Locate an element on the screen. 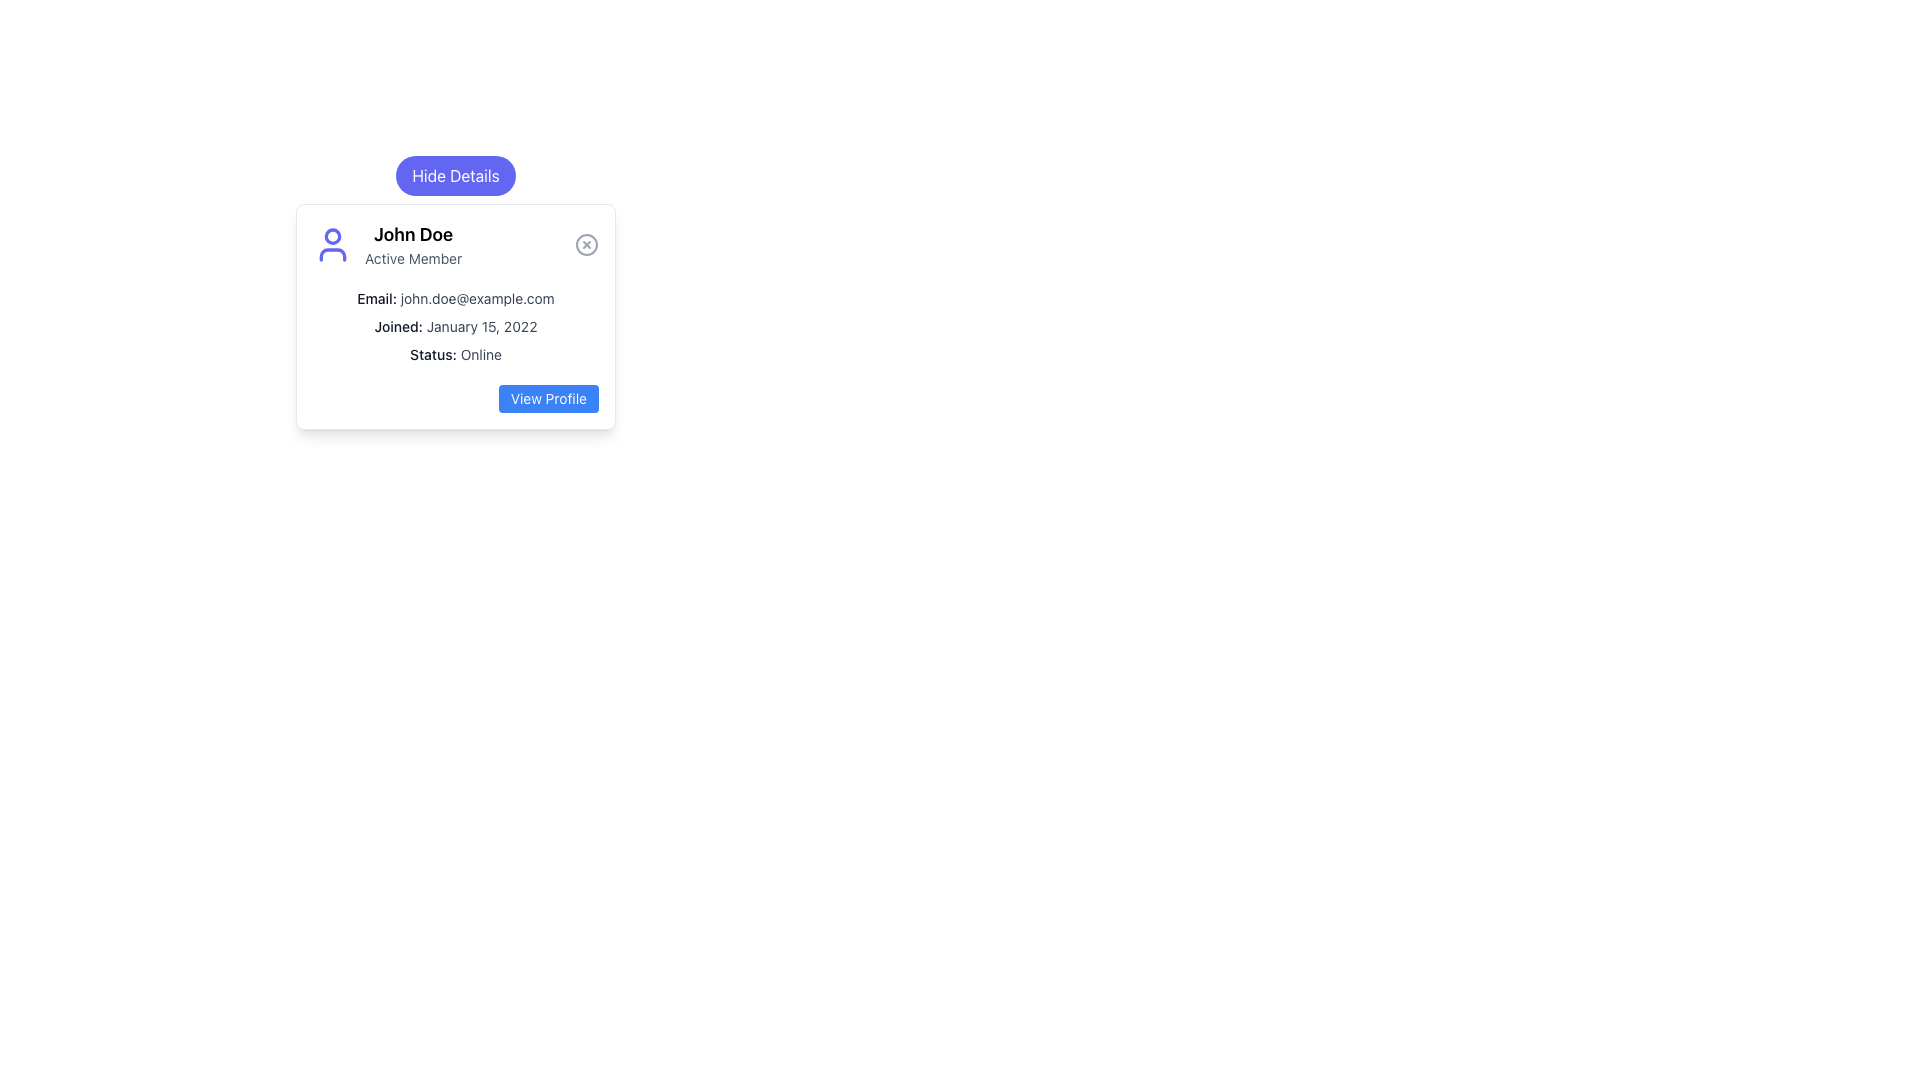 This screenshot has height=1080, width=1920. text label element displaying 'John Doe', which is emphasized in bold and larger font, located at the top-left of a user information card is located at coordinates (412, 234).